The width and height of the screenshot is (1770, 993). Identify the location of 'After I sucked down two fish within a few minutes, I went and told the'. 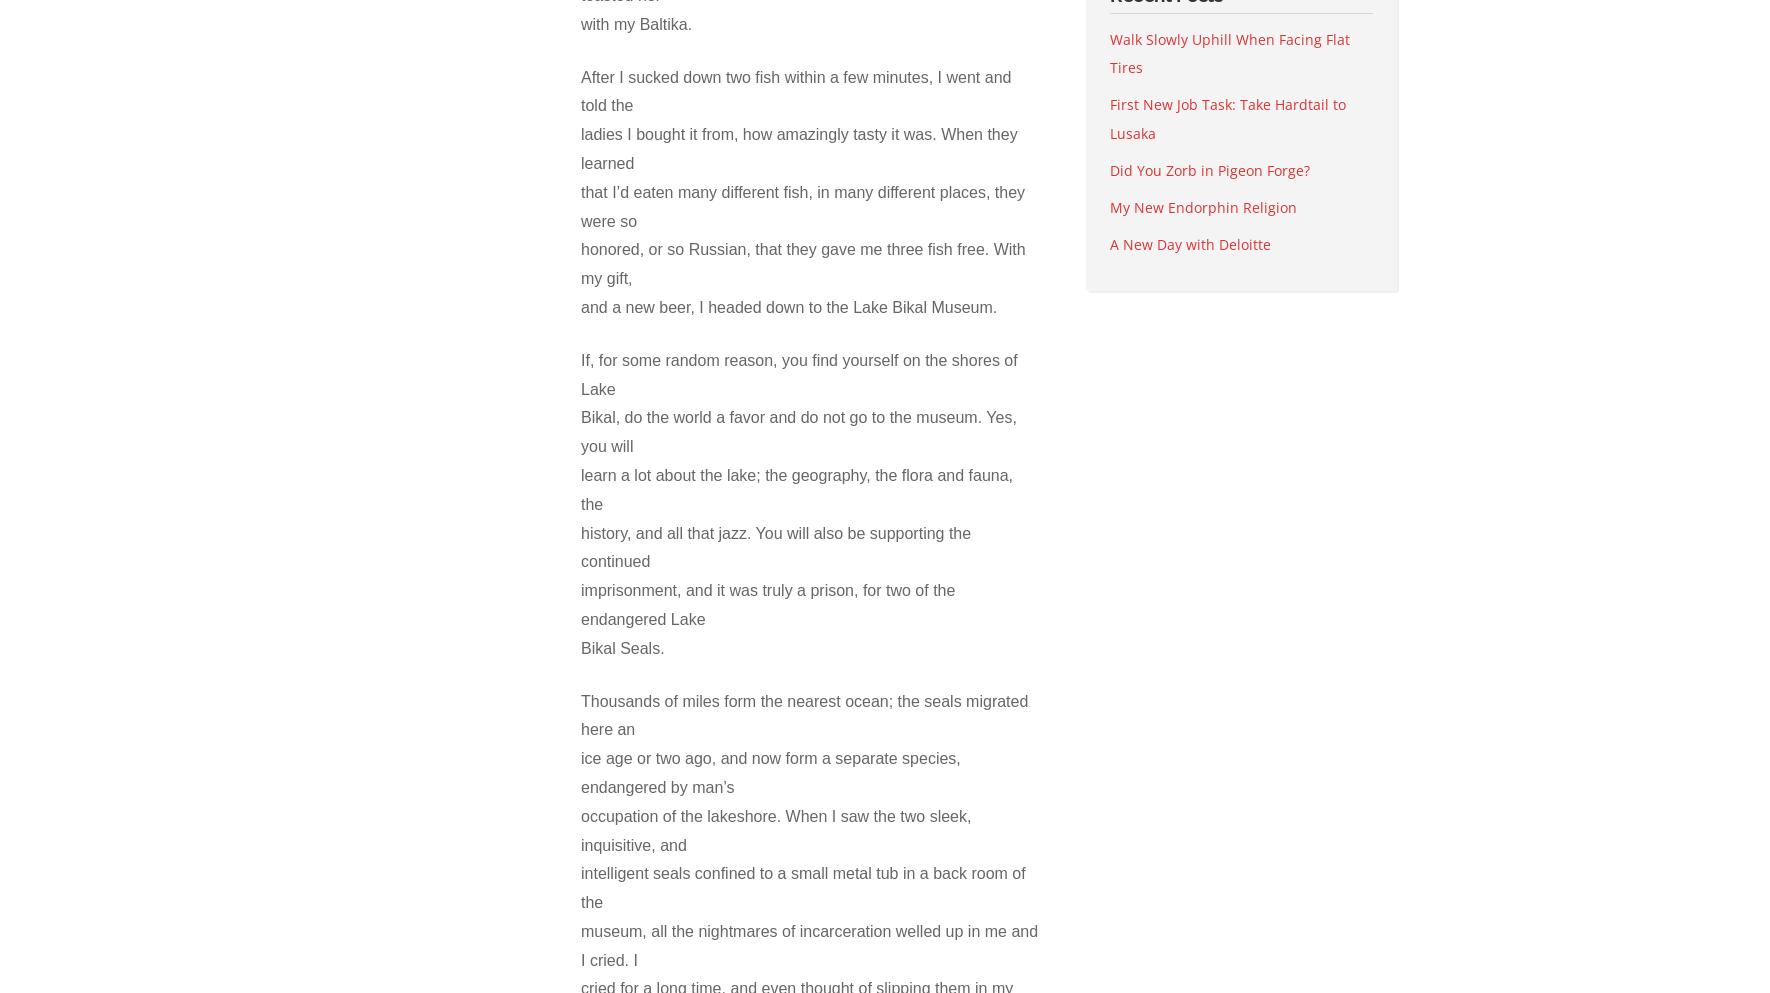
(795, 89).